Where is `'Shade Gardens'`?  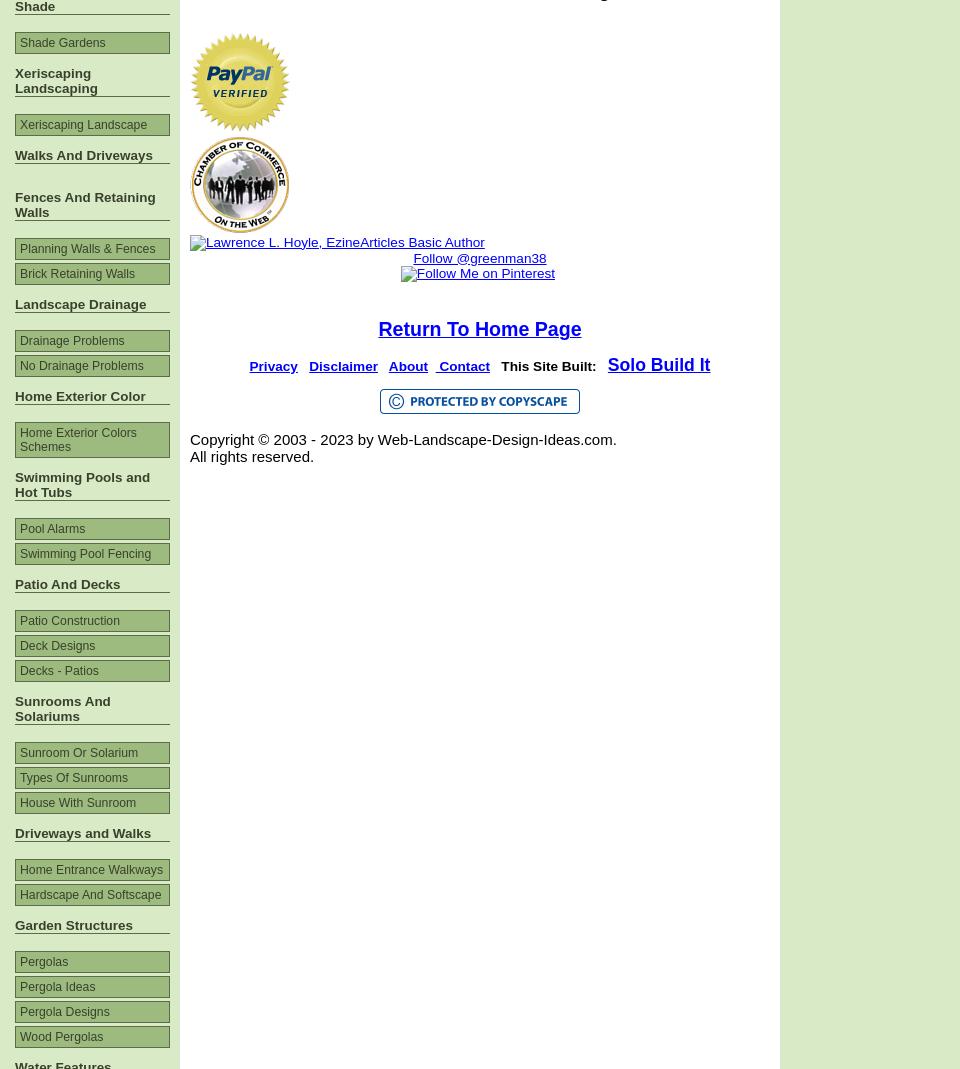 'Shade Gardens' is located at coordinates (62, 41).